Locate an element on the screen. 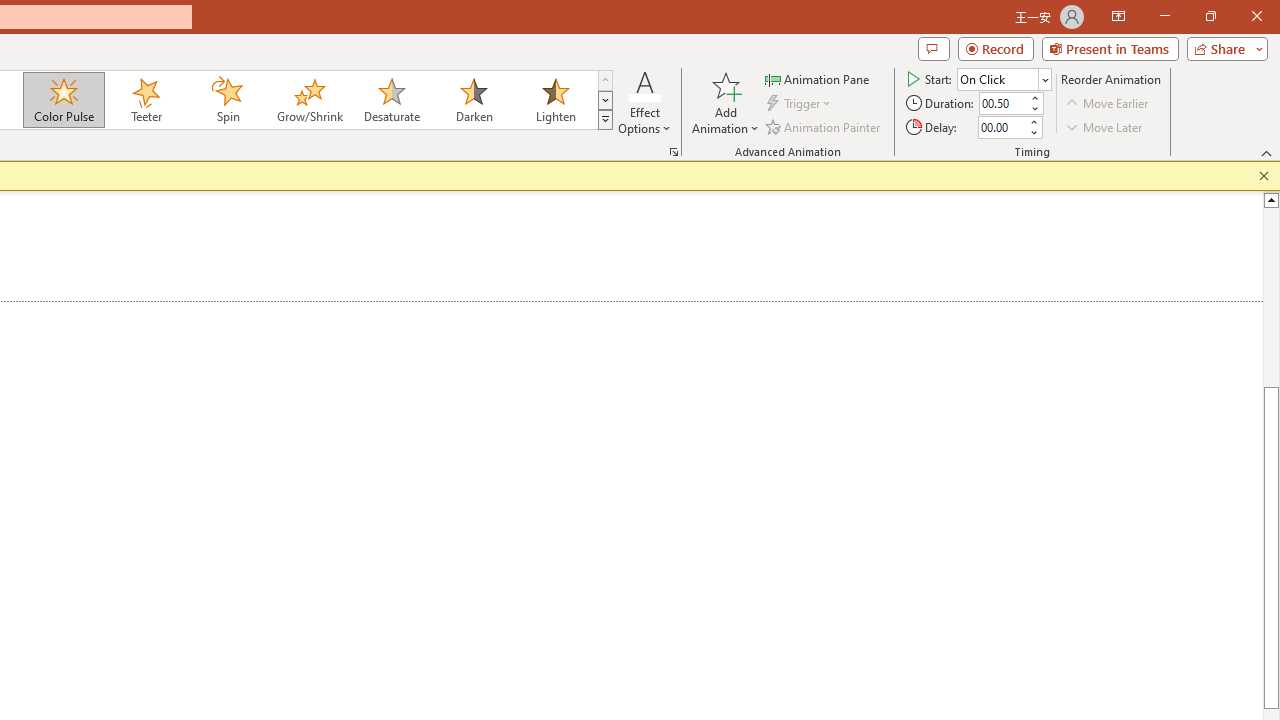  'Animation Painter' is located at coordinates (824, 127).